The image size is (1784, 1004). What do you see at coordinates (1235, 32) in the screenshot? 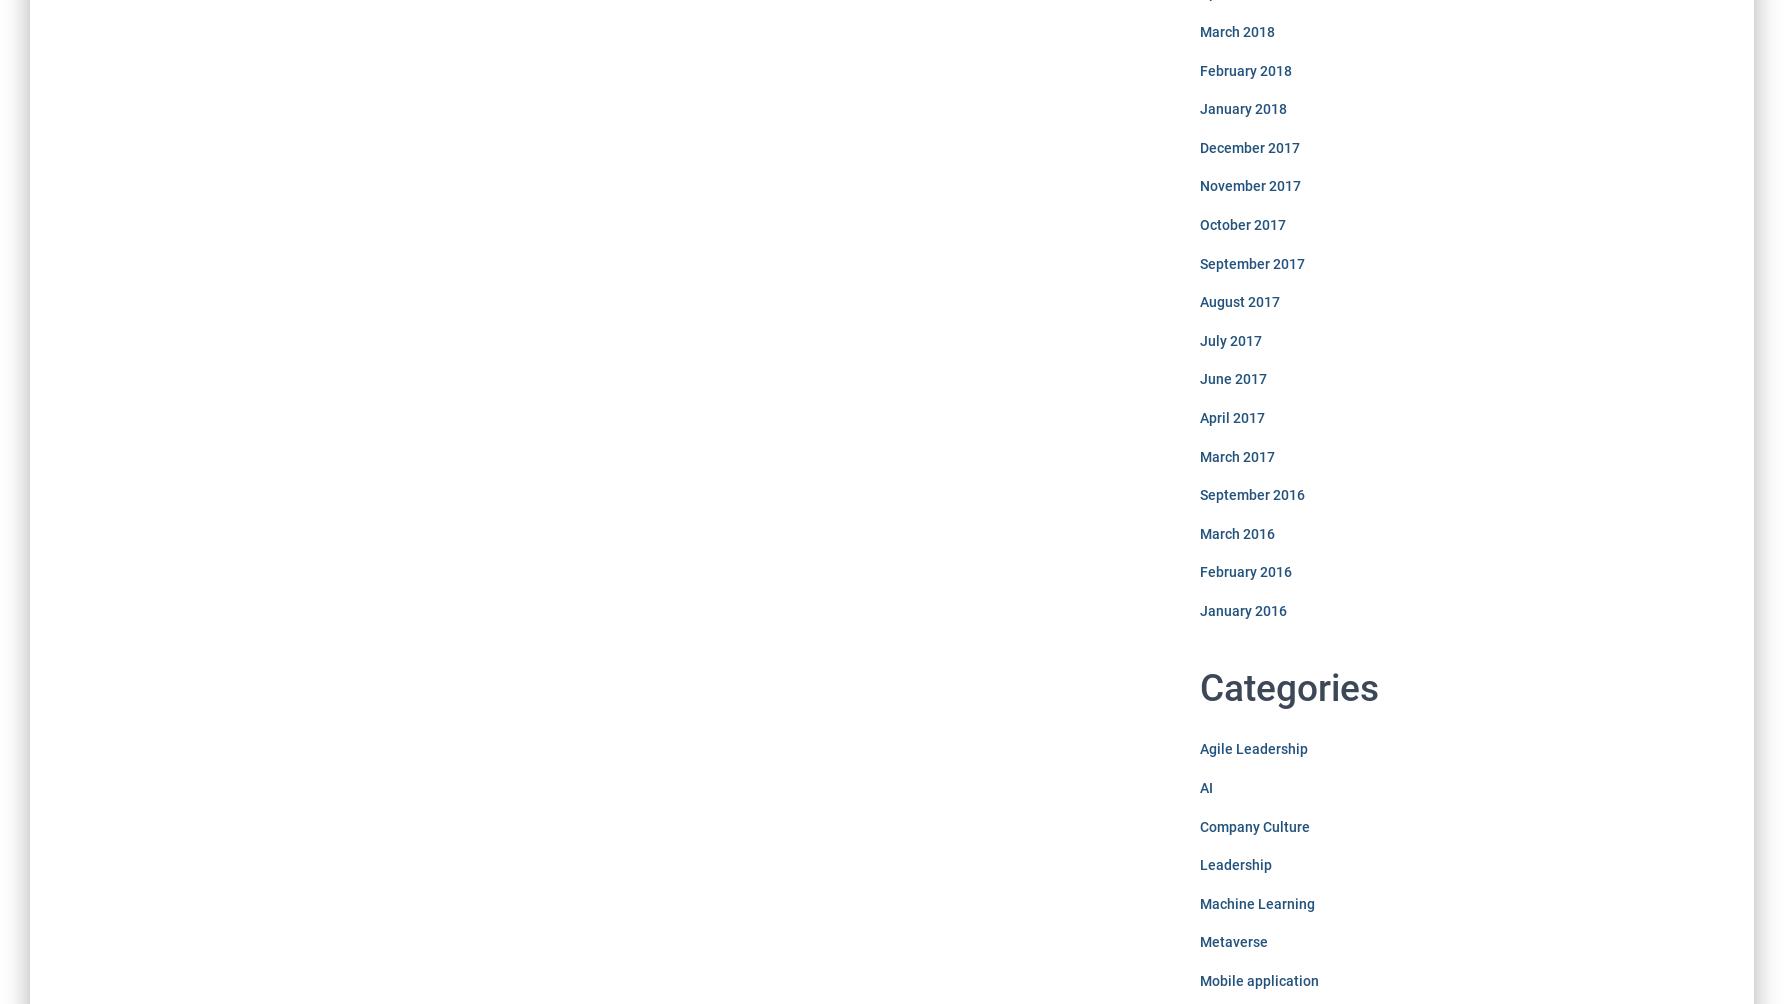
I see `'March 2018'` at bounding box center [1235, 32].